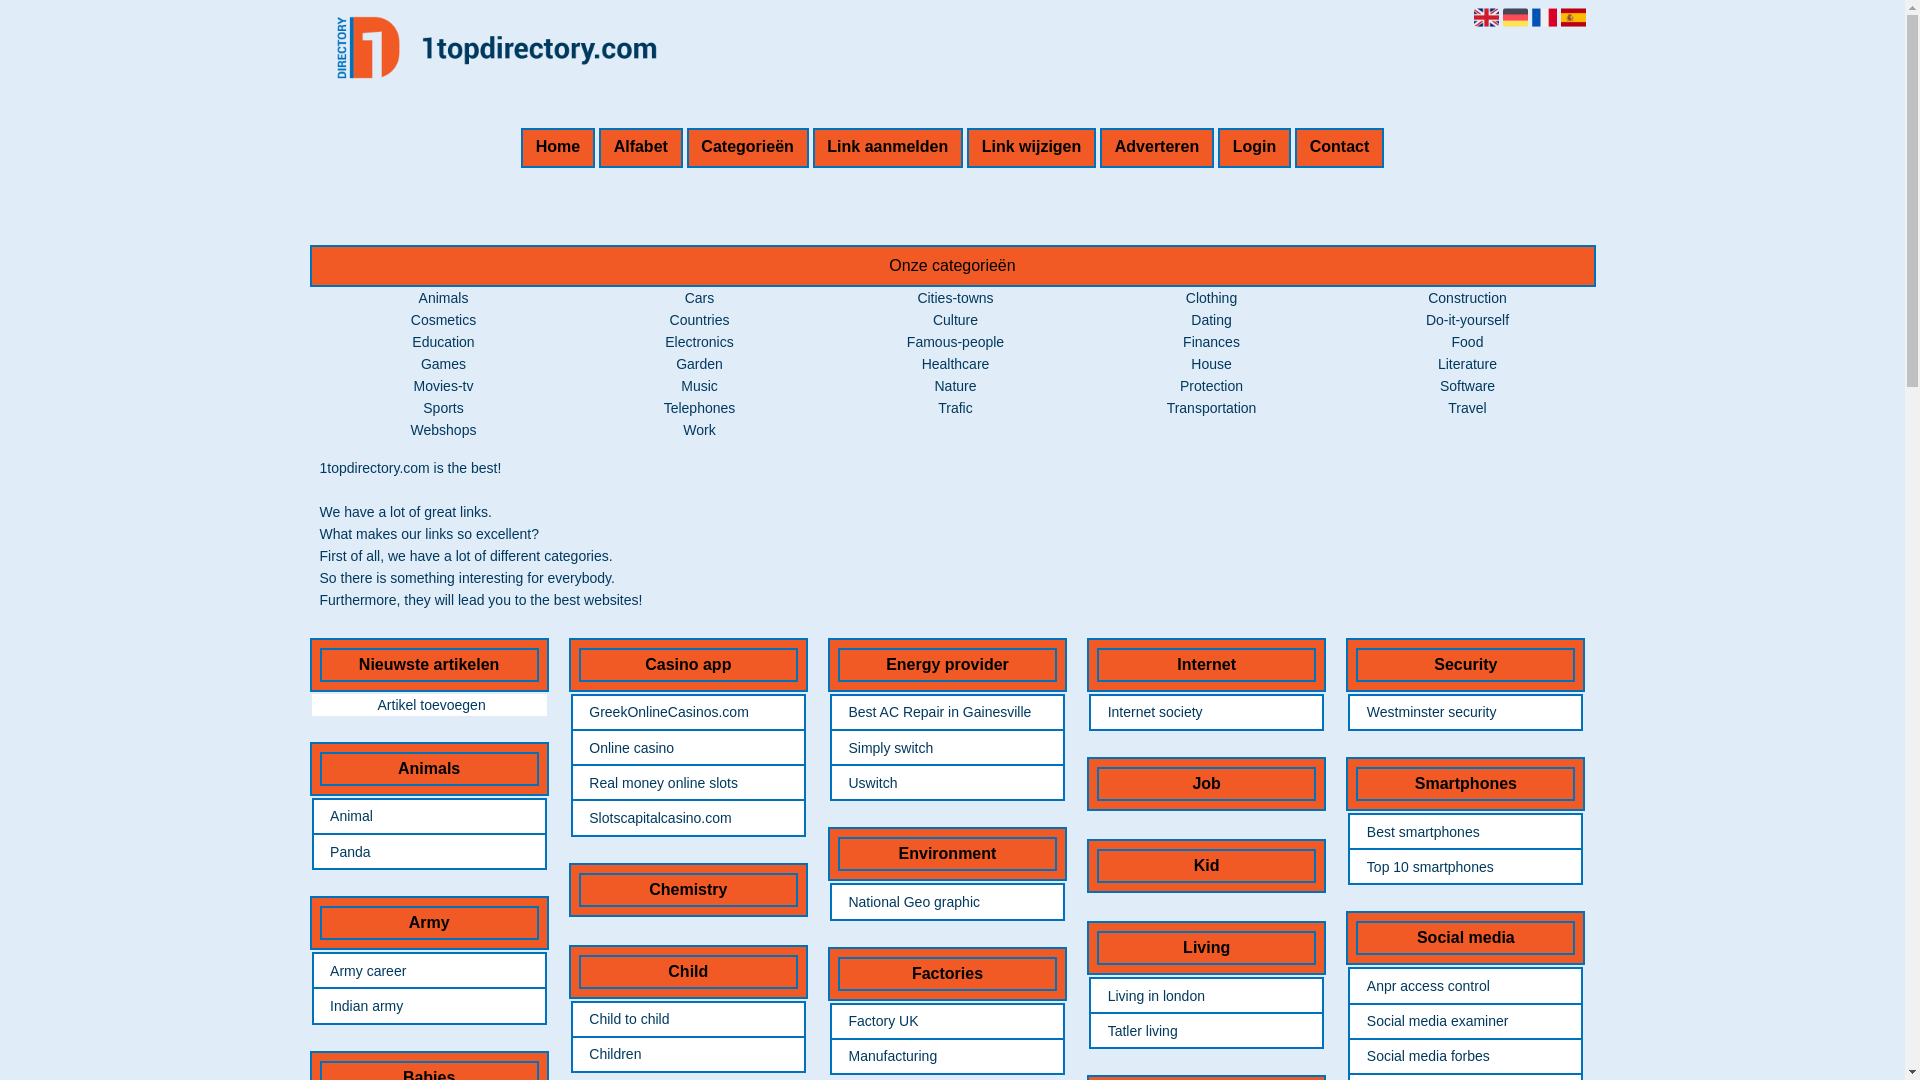  I want to click on 'Literature', so click(1467, 363).